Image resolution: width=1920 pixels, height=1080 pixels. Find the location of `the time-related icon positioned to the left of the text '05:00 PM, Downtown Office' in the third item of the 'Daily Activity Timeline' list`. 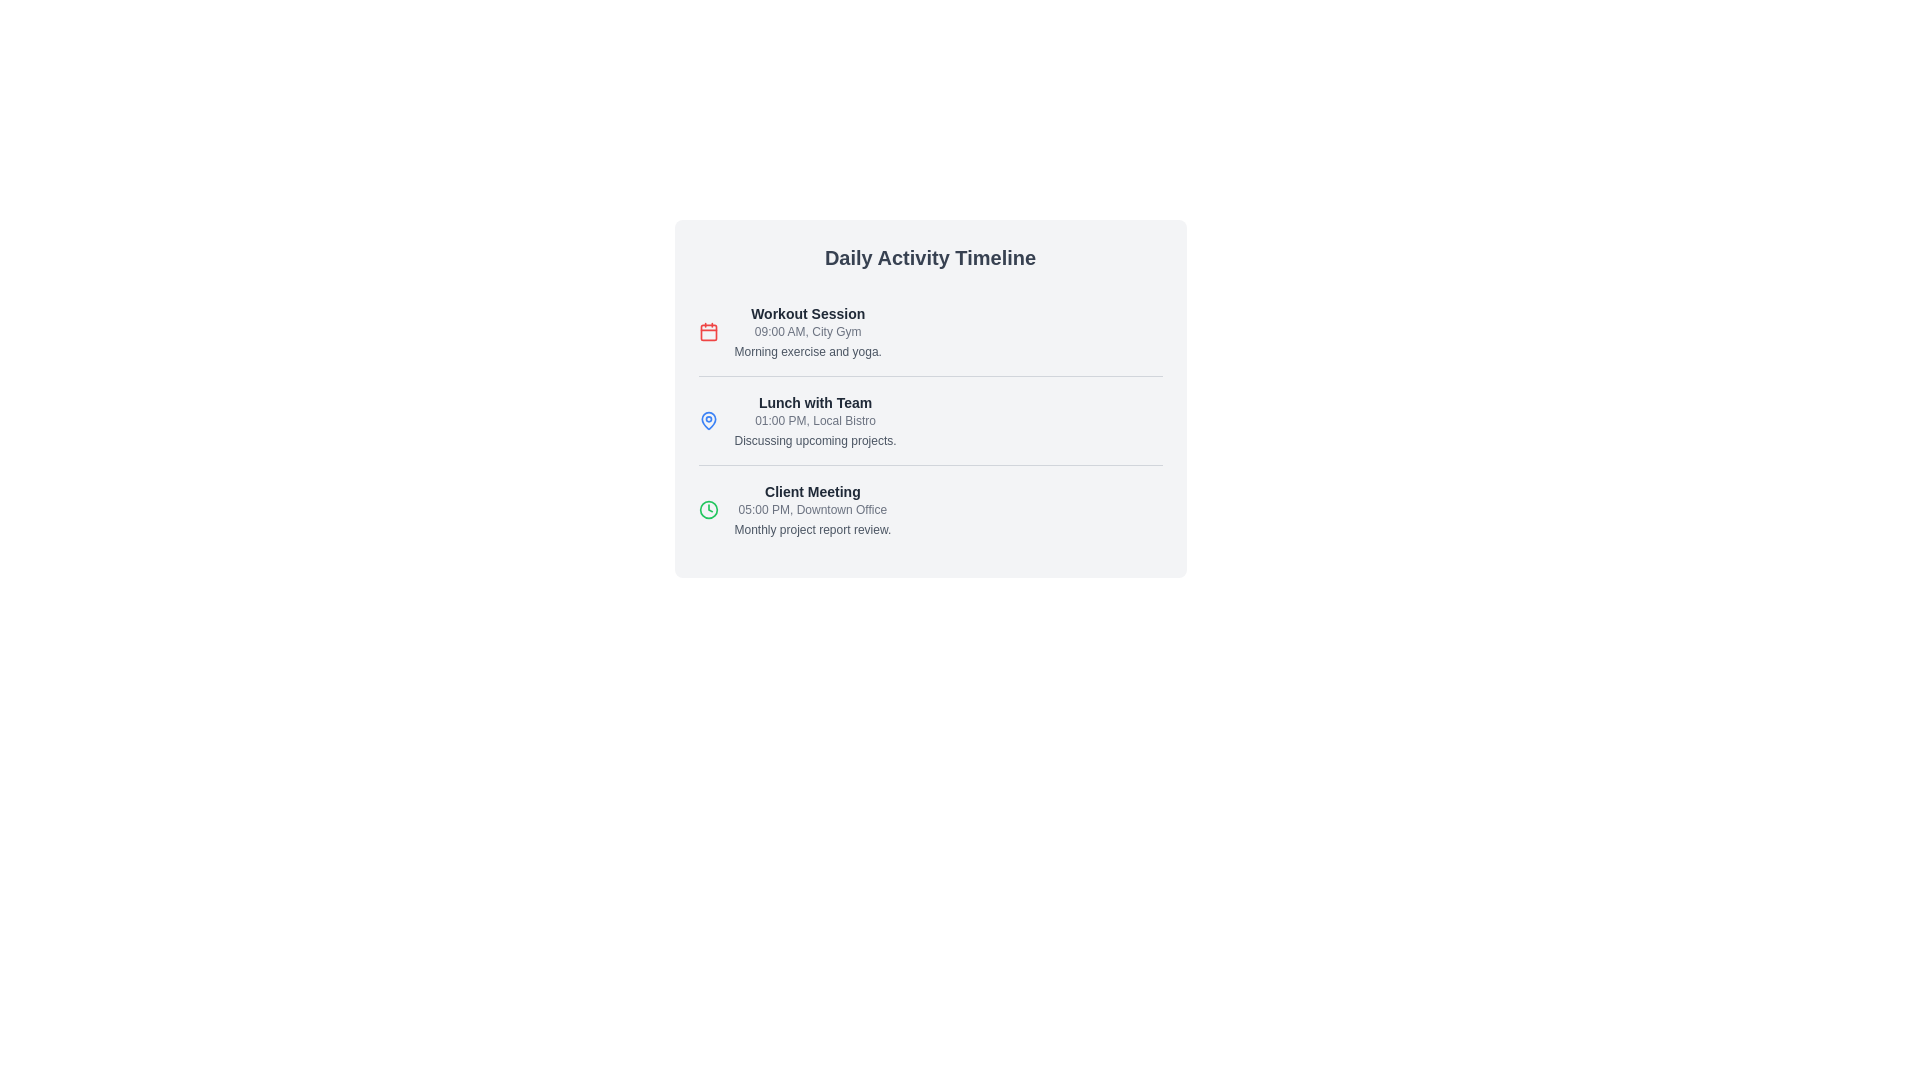

the time-related icon positioned to the left of the text '05:00 PM, Downtown Office' in the third item of the 'Daily Activity Timeline' list is located at coordinates (708, 508).